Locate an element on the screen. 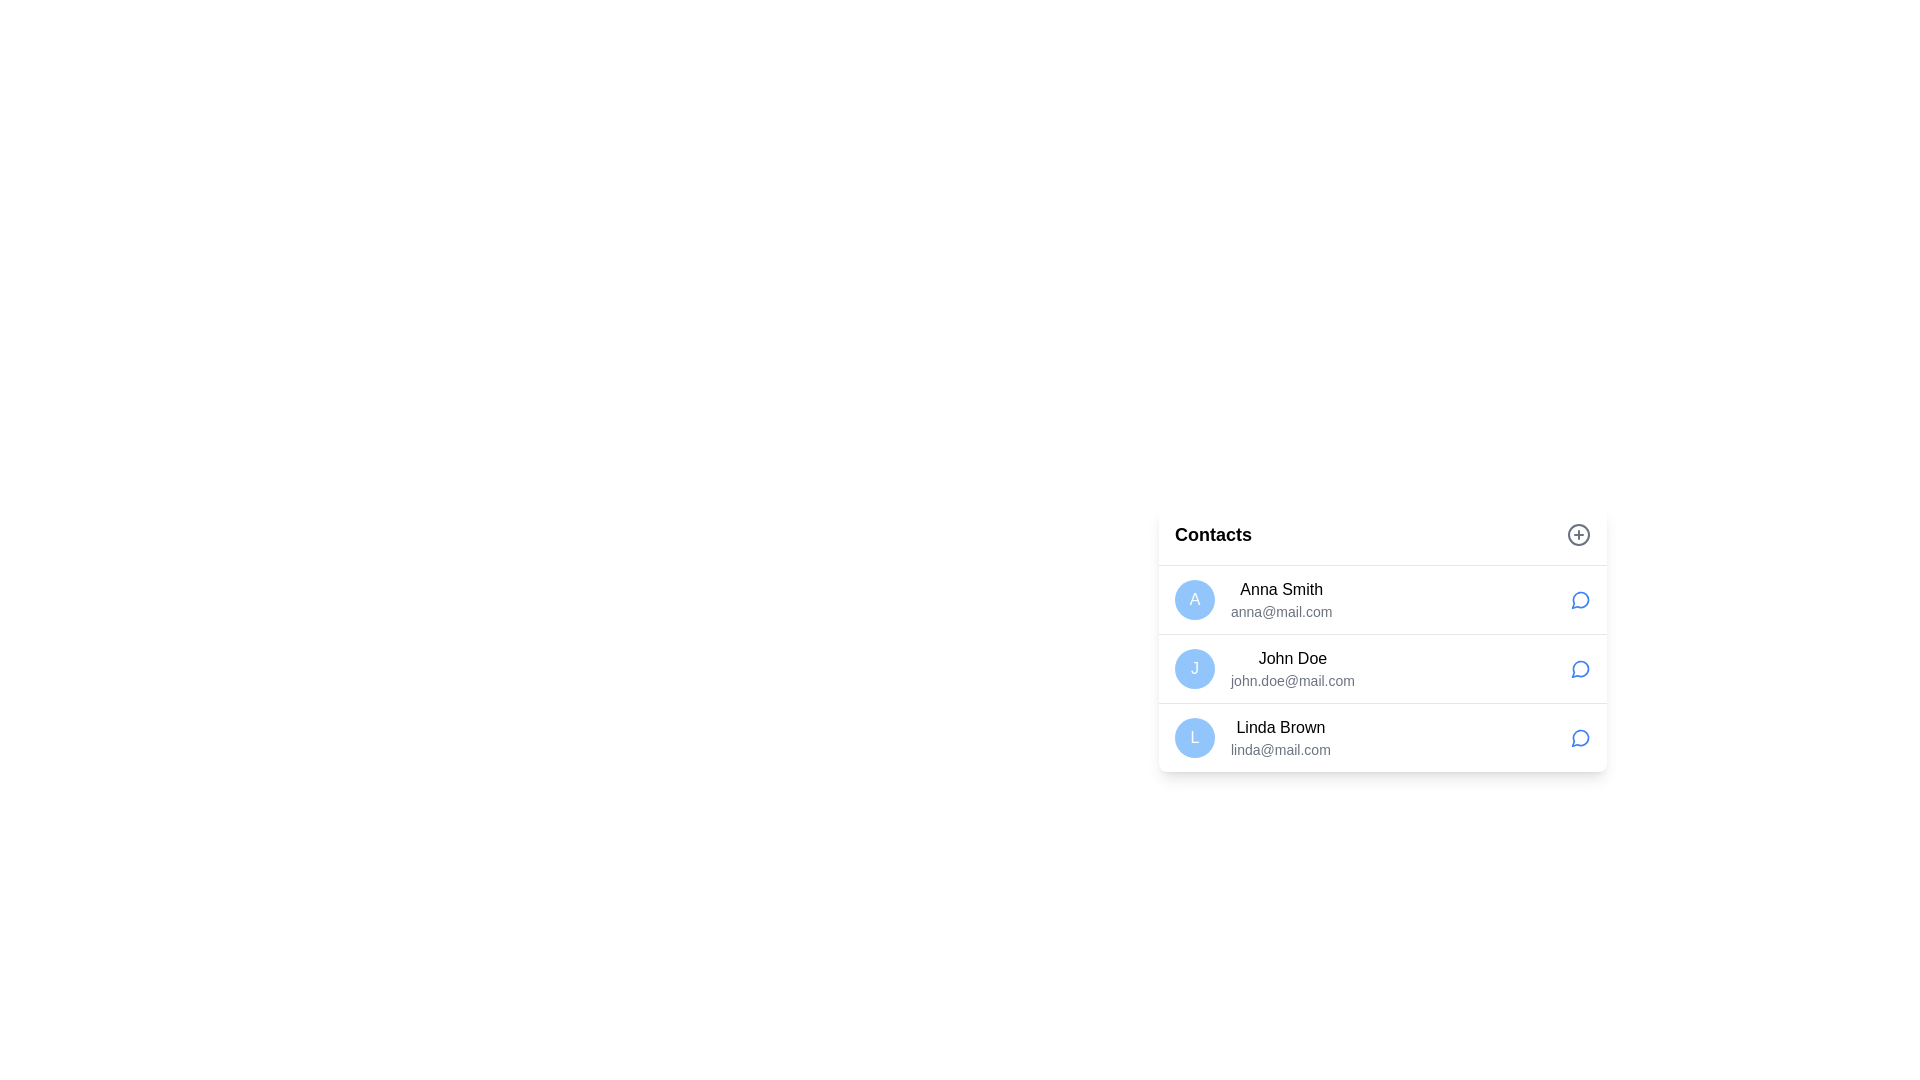 The width and height of the screenshot is (1920, 1080). the blue speech bubble icon located to the far right of the row containing 'Linda Brown' and 'linda@mail.com' is located at coordinates (1579, 737).